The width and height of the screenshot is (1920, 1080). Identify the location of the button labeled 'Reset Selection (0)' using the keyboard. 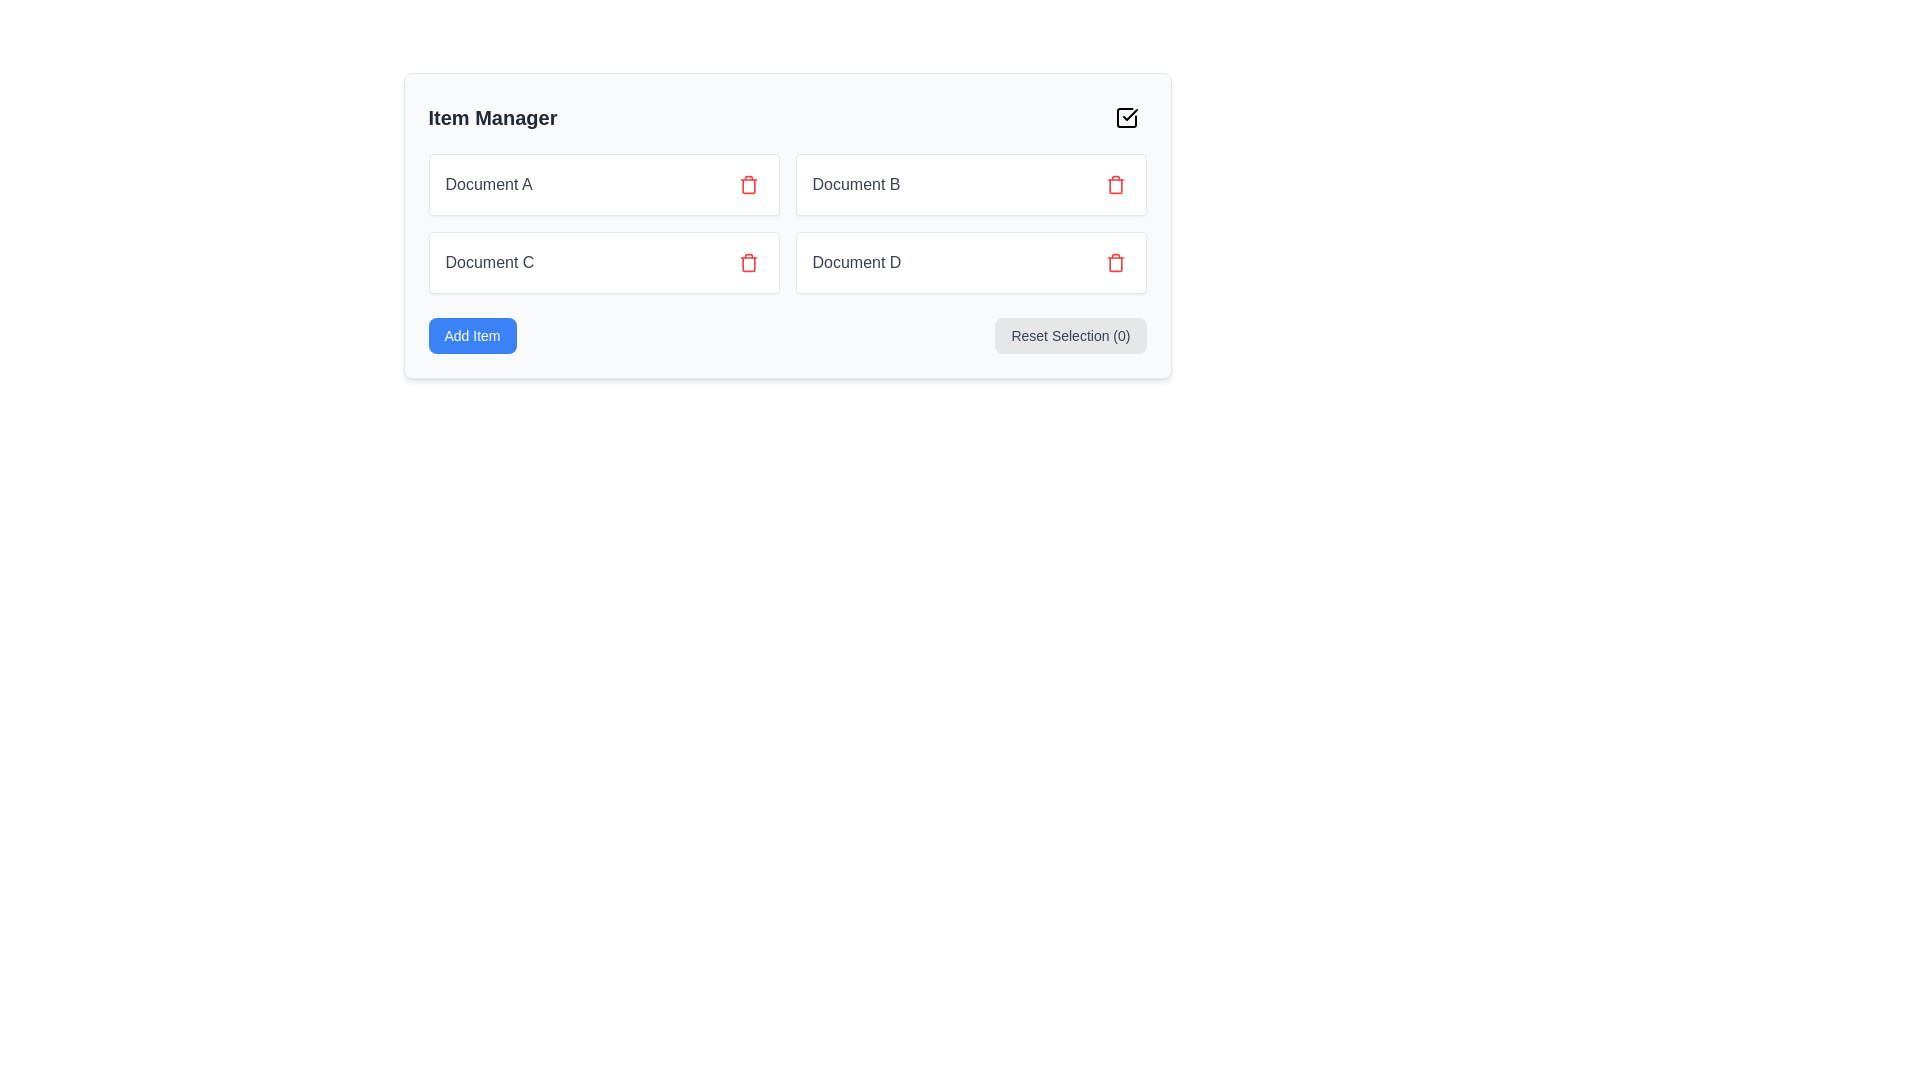
(1069, 334).